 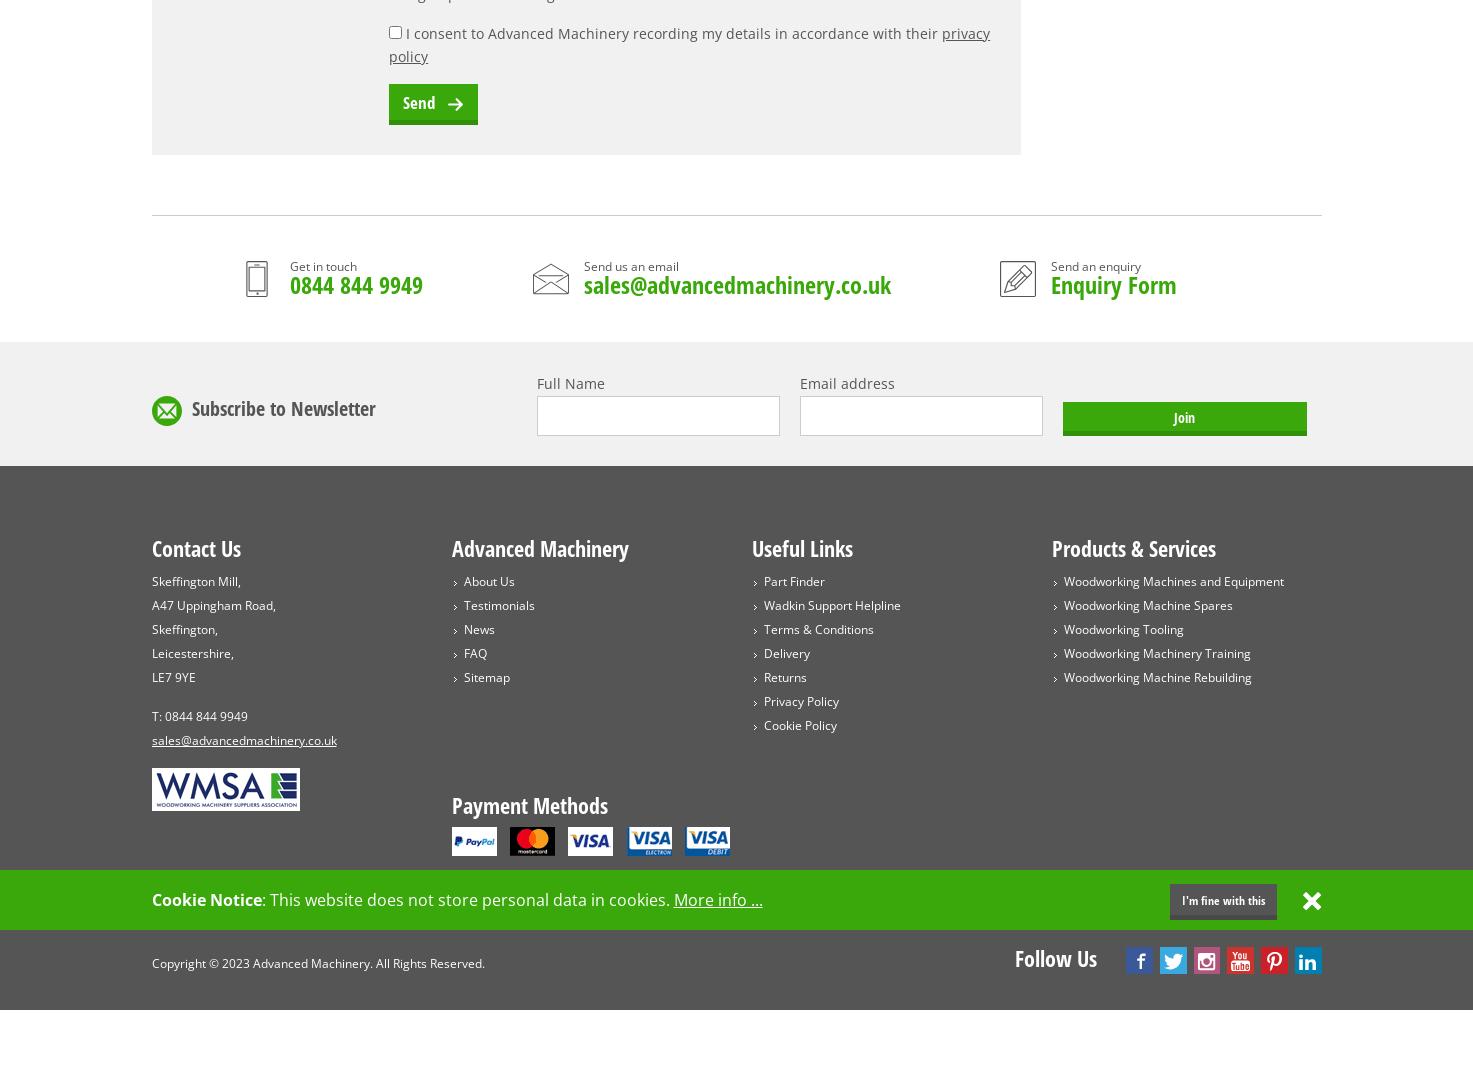 What do you see at coordinates (1155, 652) in the screenshot?
I see `'Woodworking Machinery Training'` at bounding box center [1155, 652].